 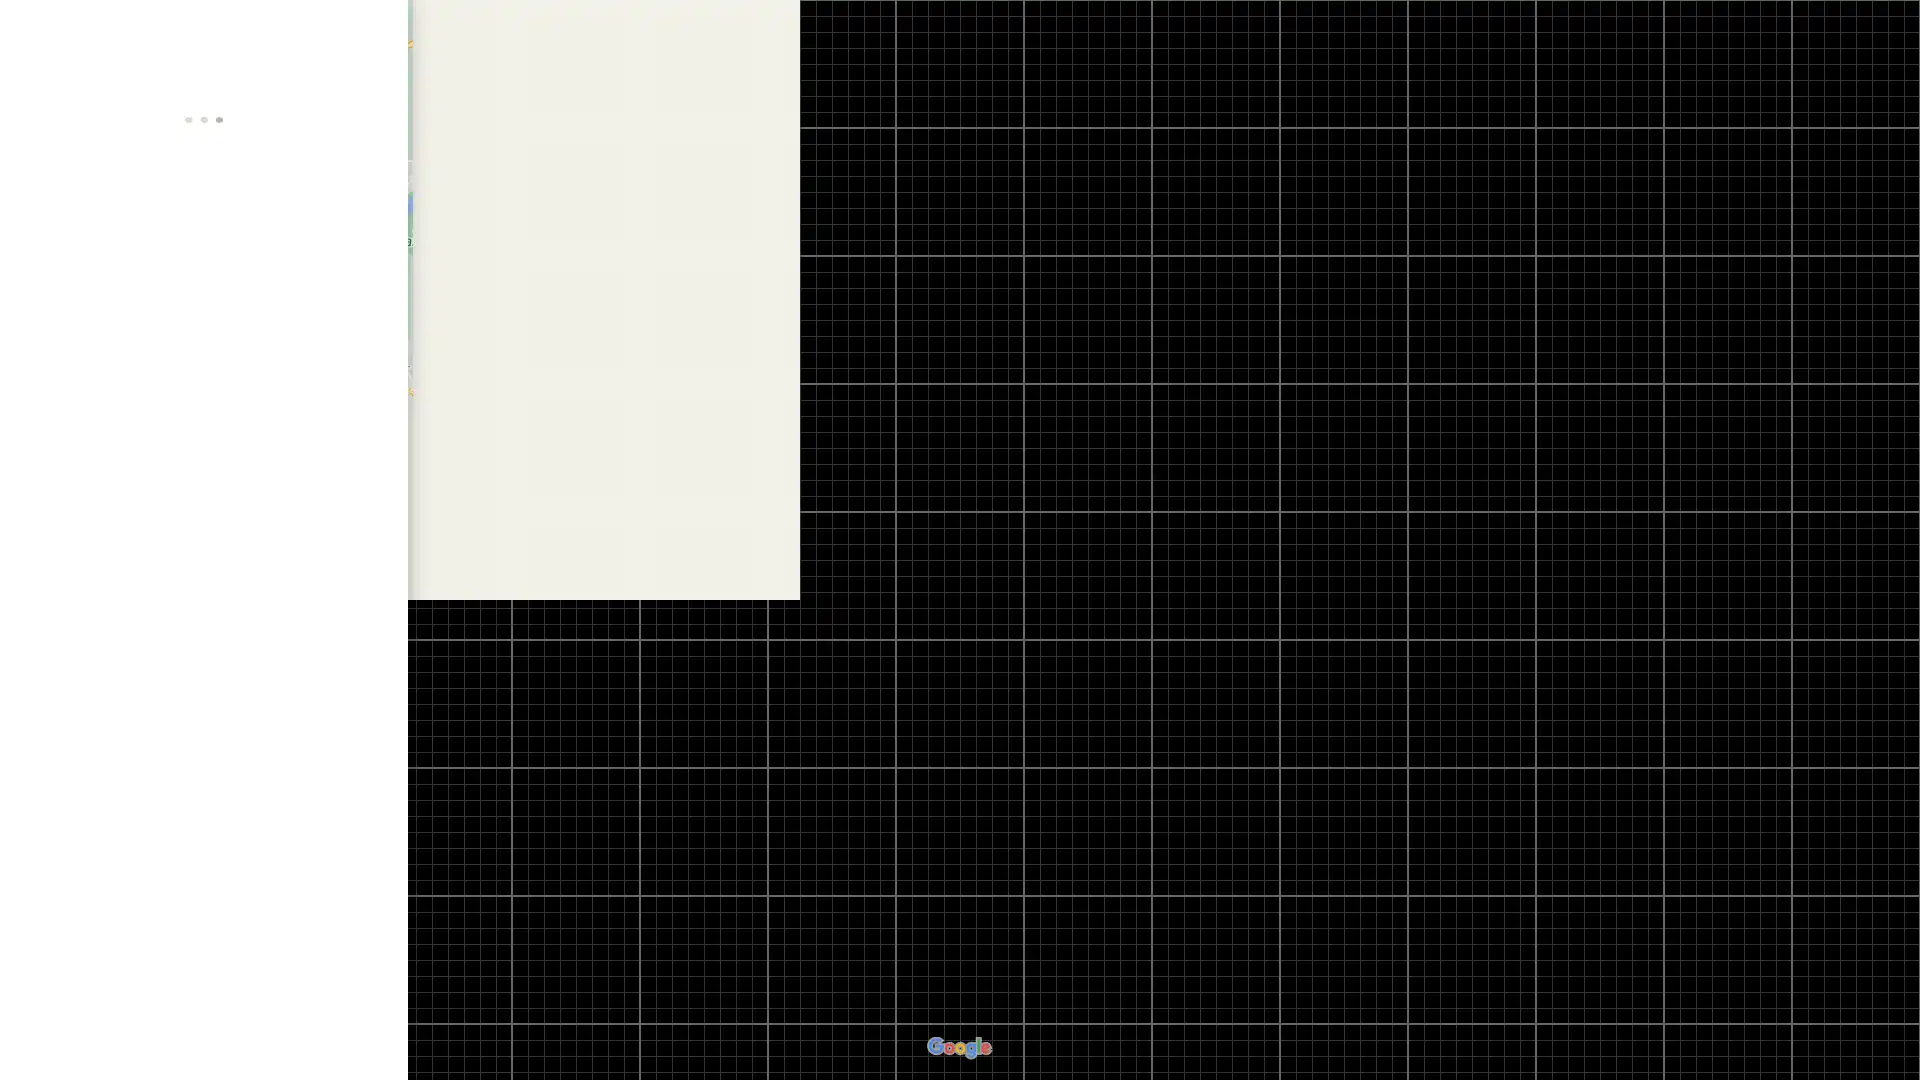 What do you see at coordinates (73, 301) in the screenshot?
I see `3.0 stars` at bounding box center [73, 301].